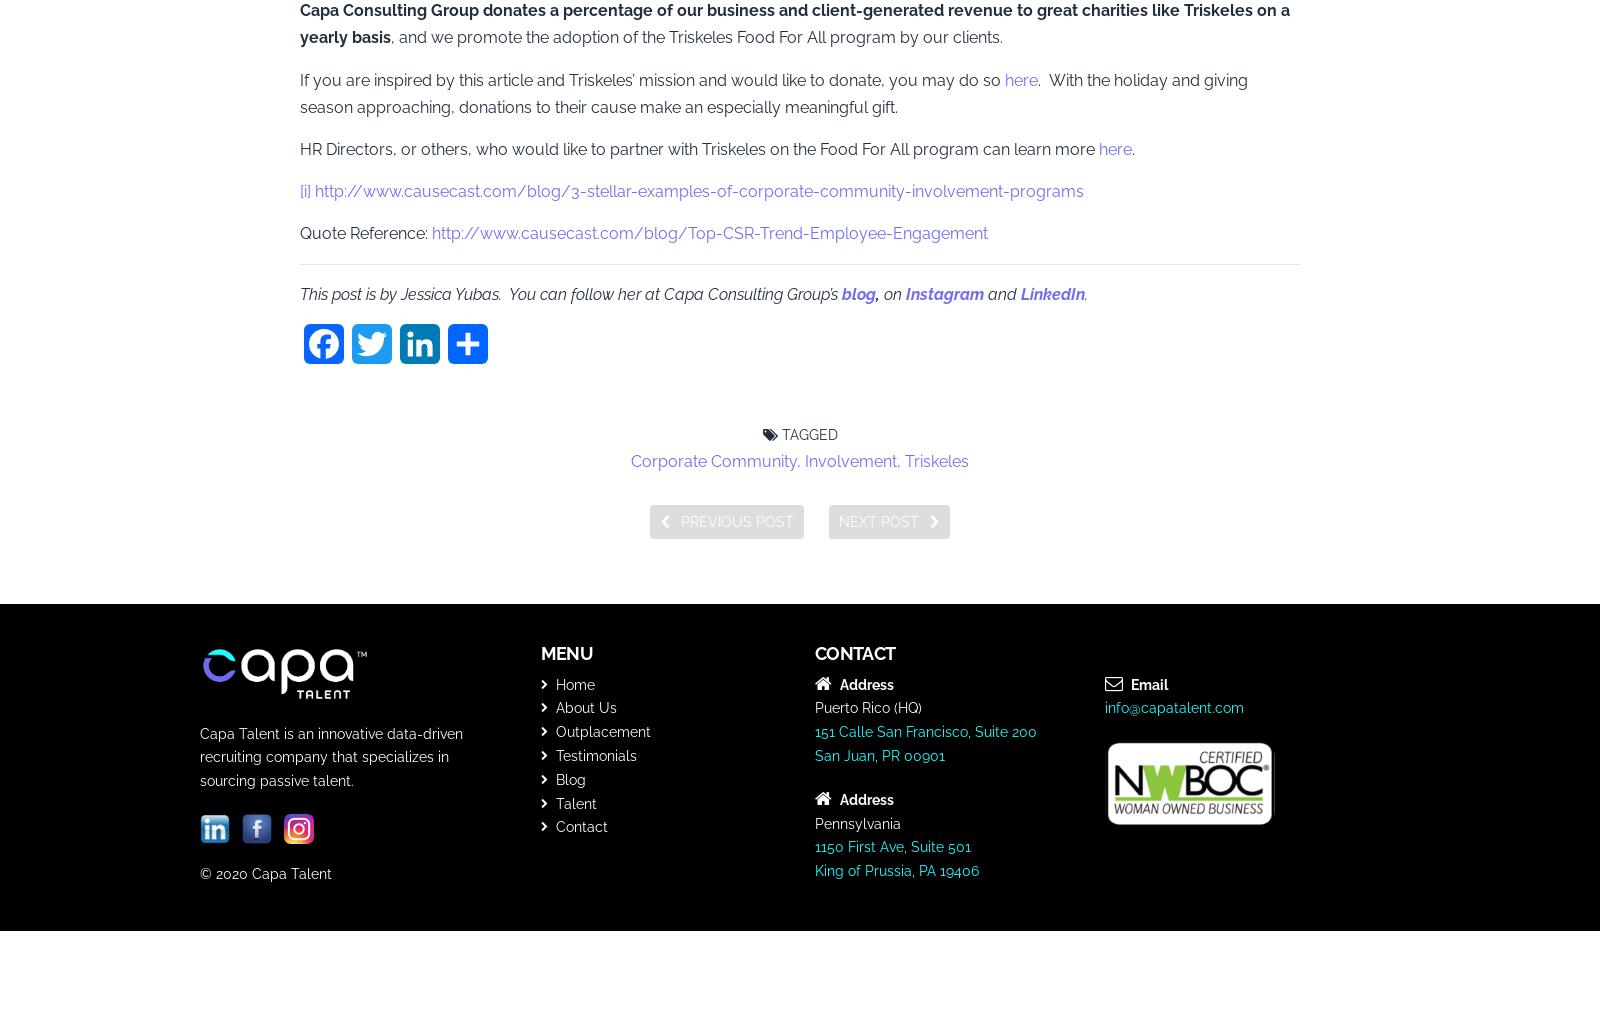 The width and height of the screenshot is (1600, 1010). Describe the element at coordinates (570, 293) in the screenshot. I see `'This post is by Jessica Yubas.  You can follow her at Capa Consulting Group’s'` at that location.